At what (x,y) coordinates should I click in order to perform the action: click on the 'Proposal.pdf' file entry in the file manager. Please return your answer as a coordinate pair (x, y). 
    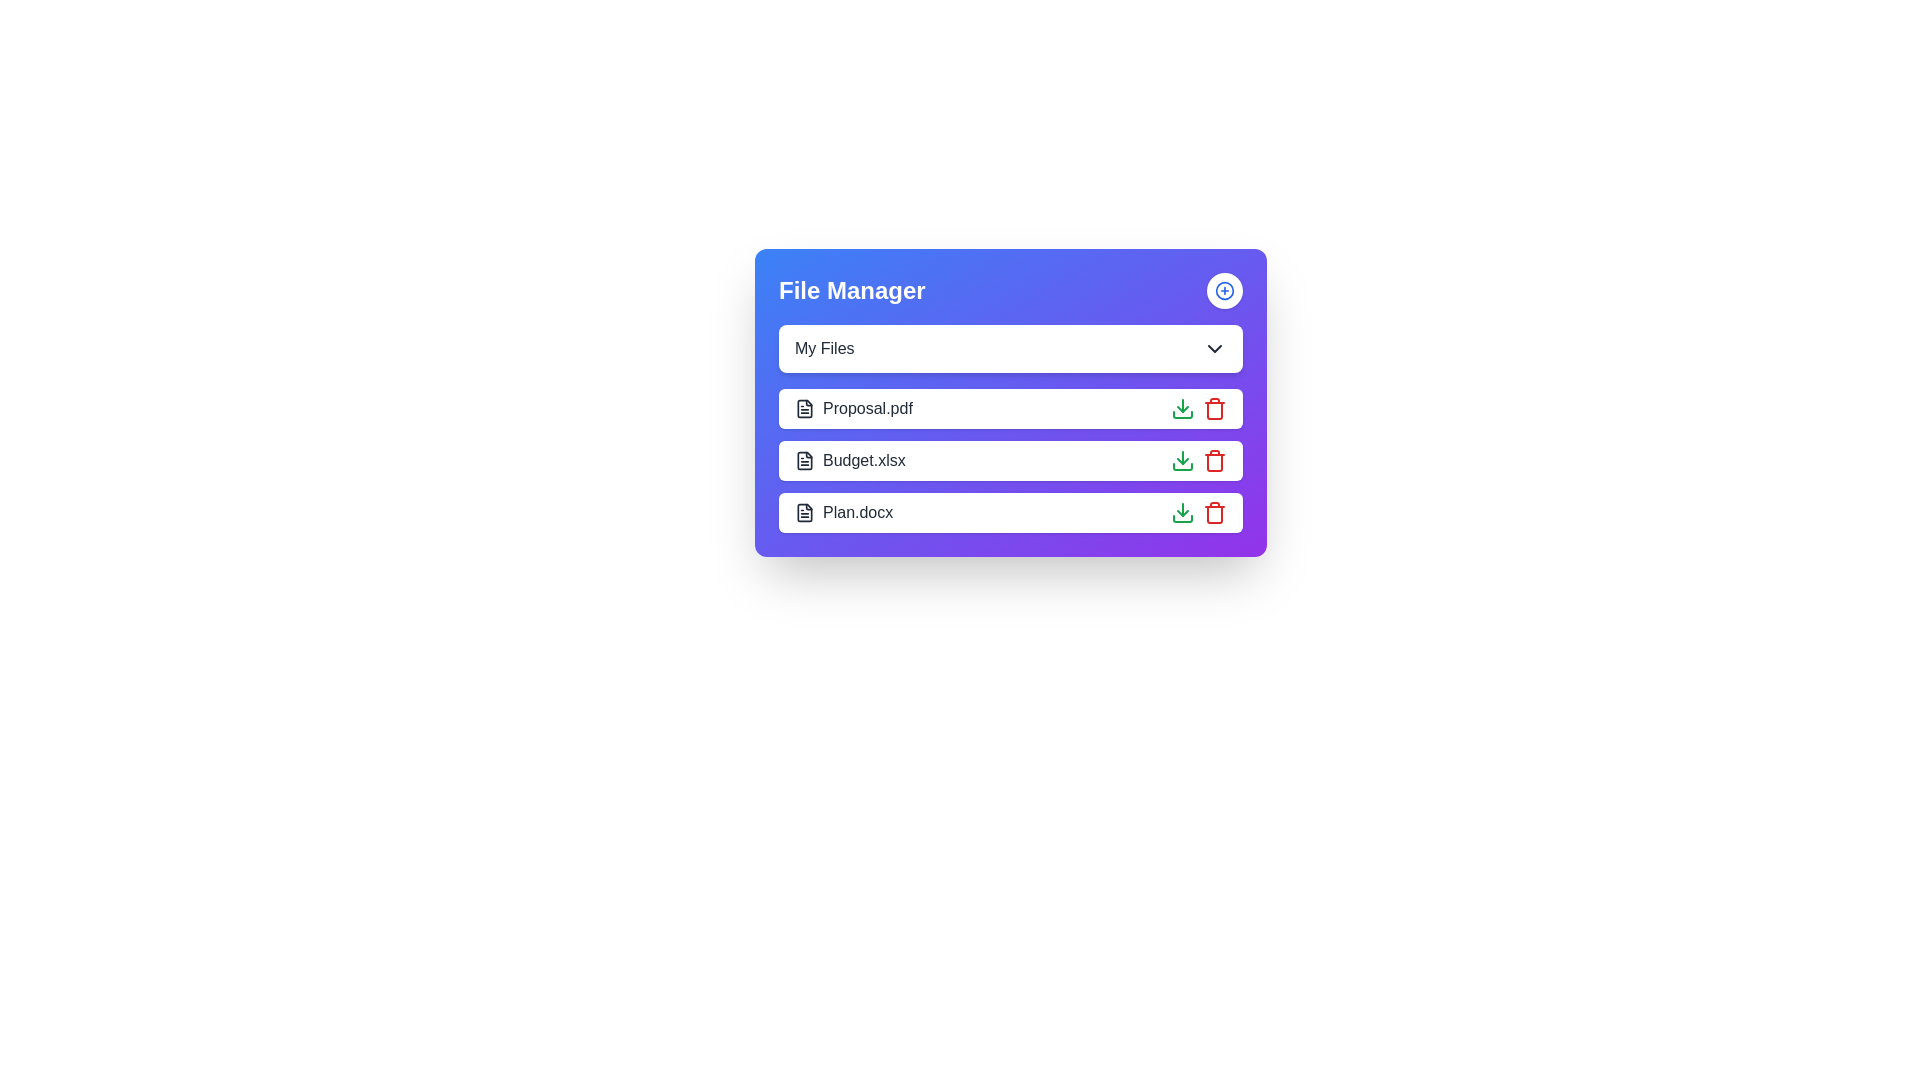
    Looking at the image, I should click on (1011, 402).